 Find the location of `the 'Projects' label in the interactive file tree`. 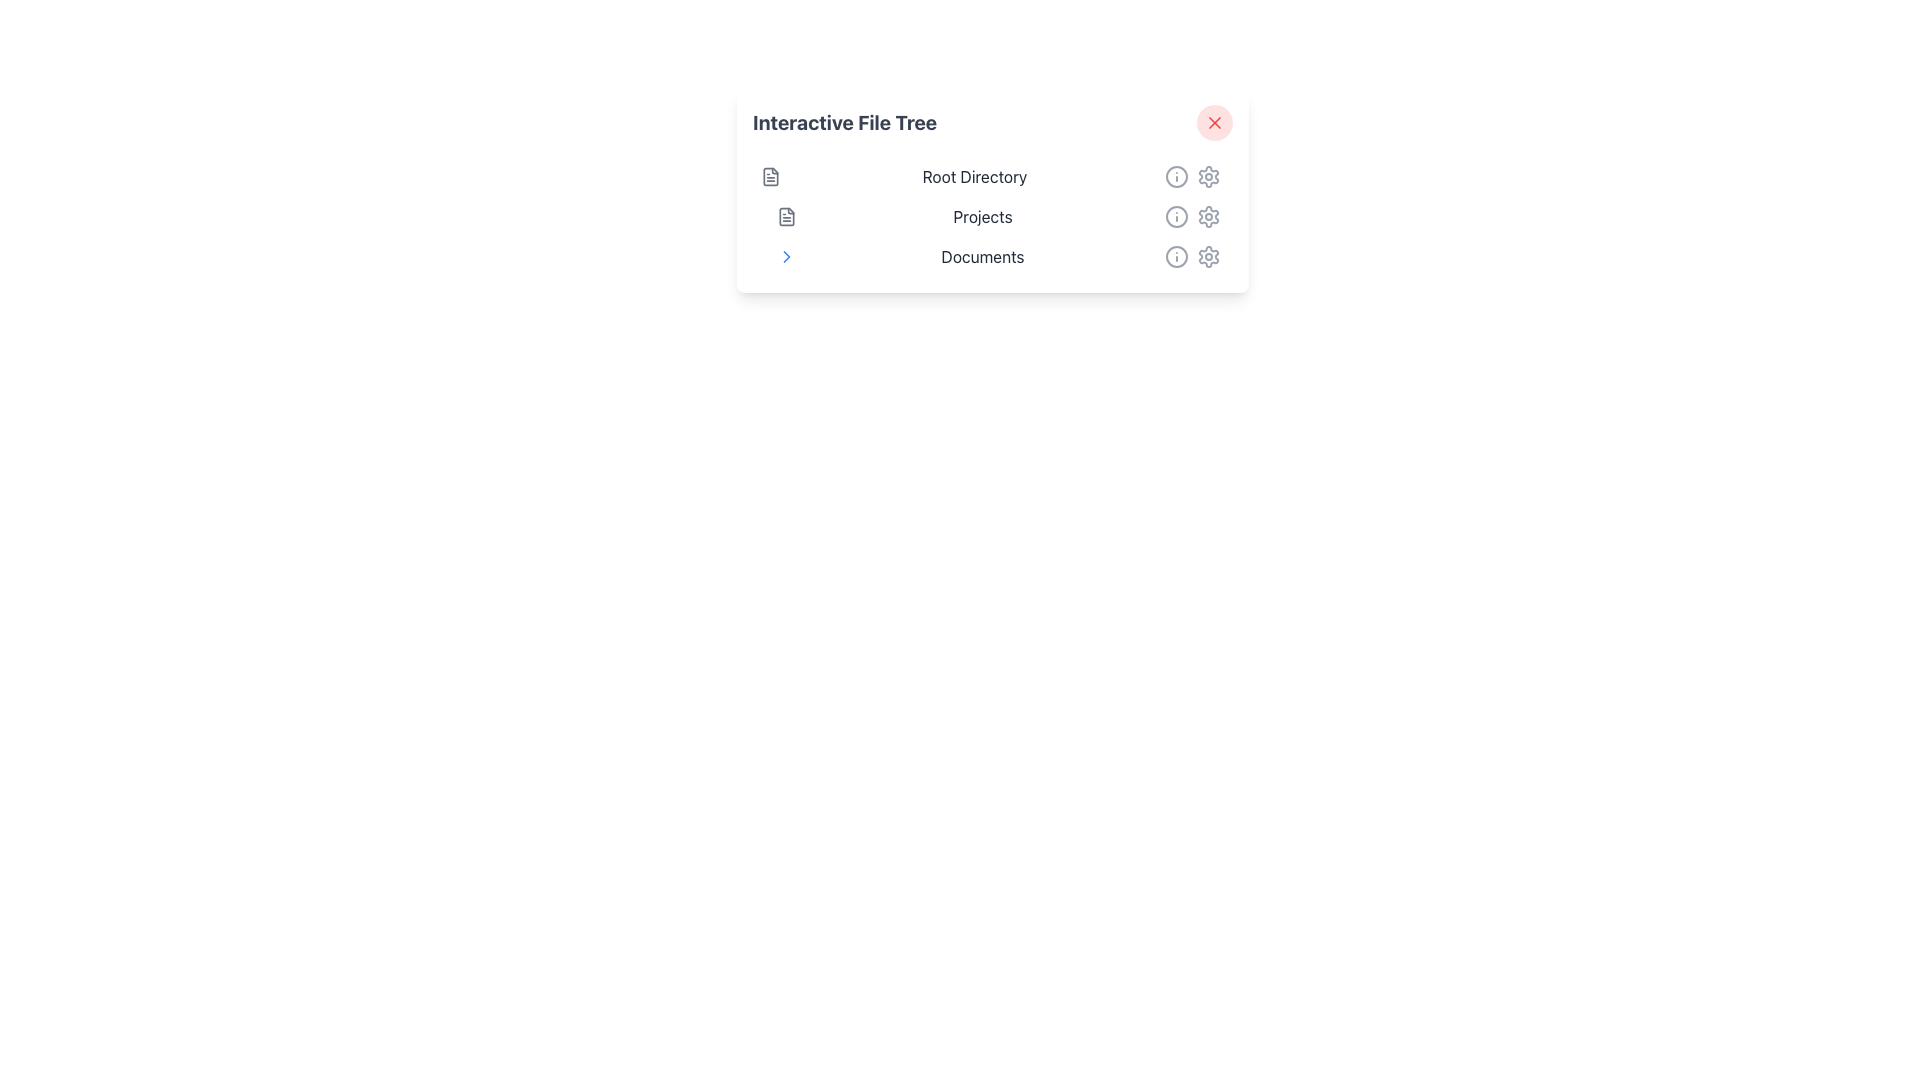

the 'Projects' label in the interactive file tree is located at coordinates (983, 216).